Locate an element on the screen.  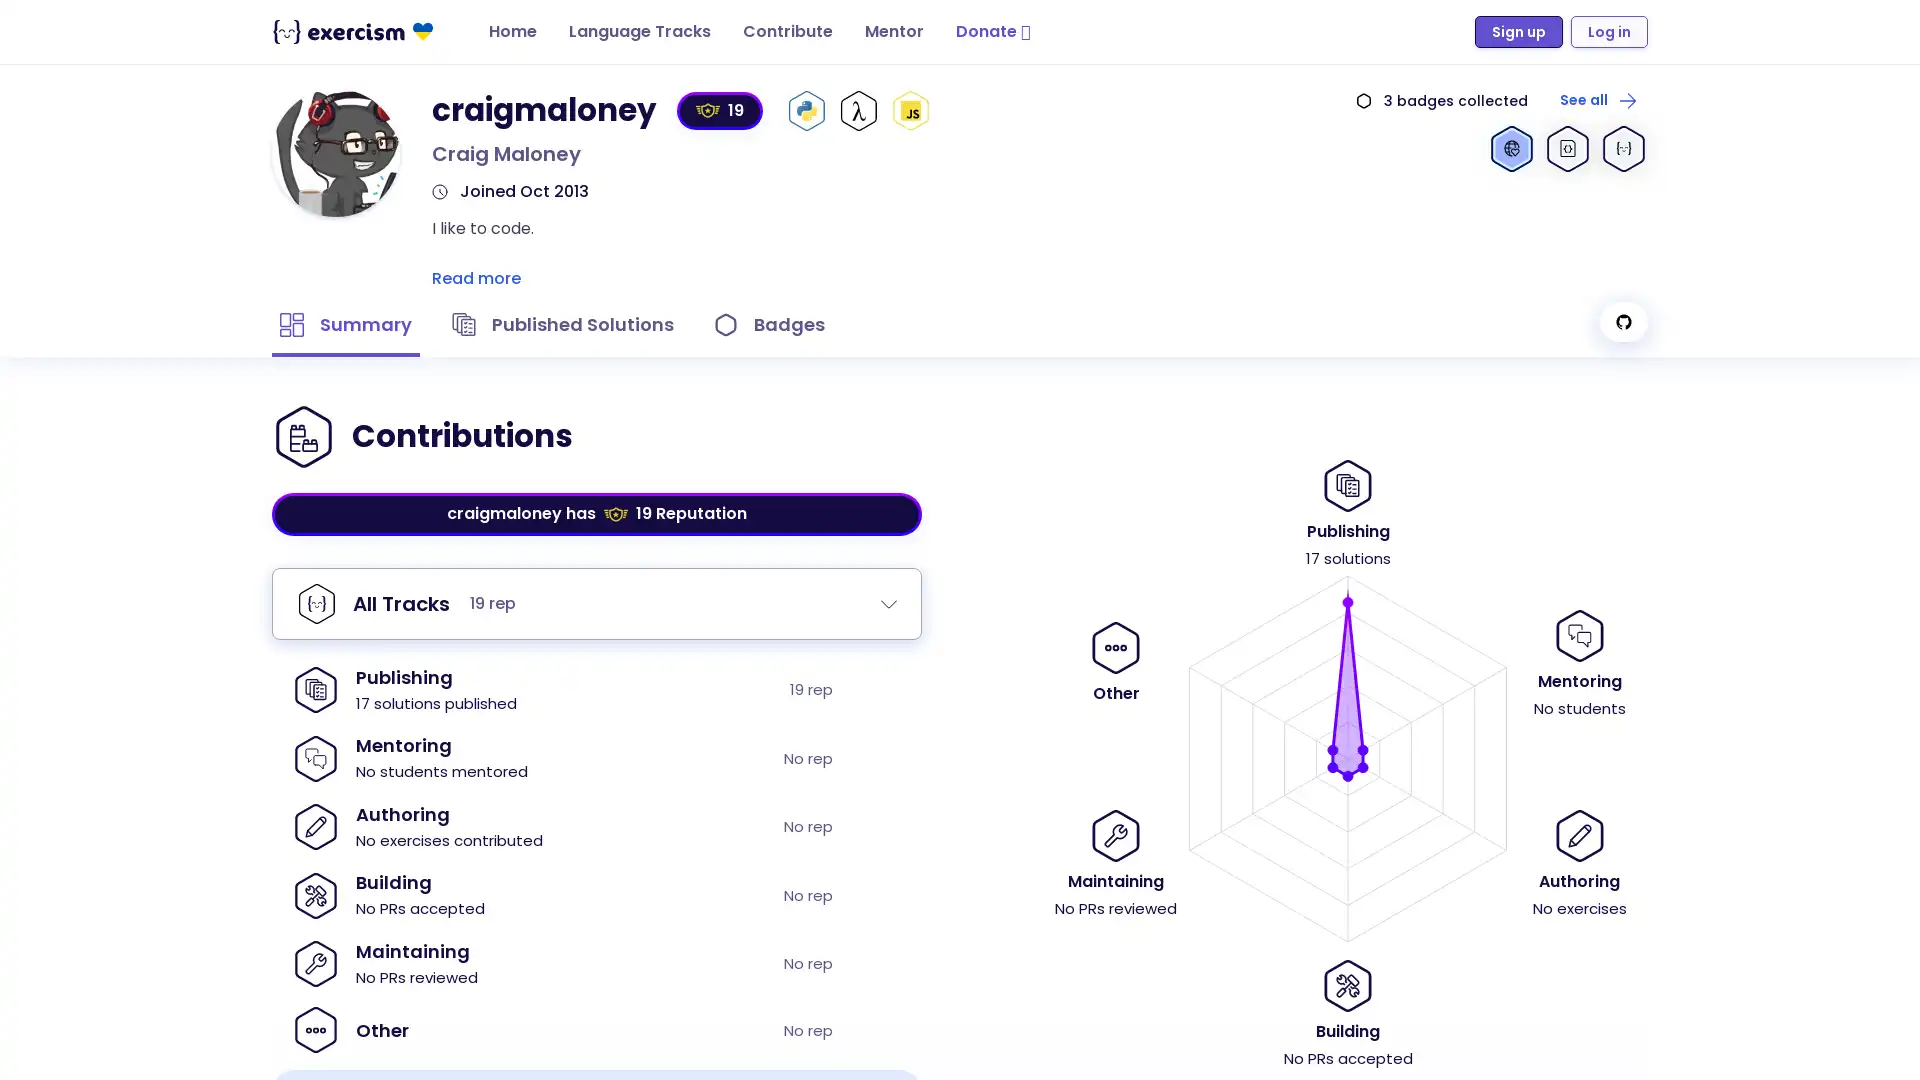
Read more is located at coordinates (475, 278).